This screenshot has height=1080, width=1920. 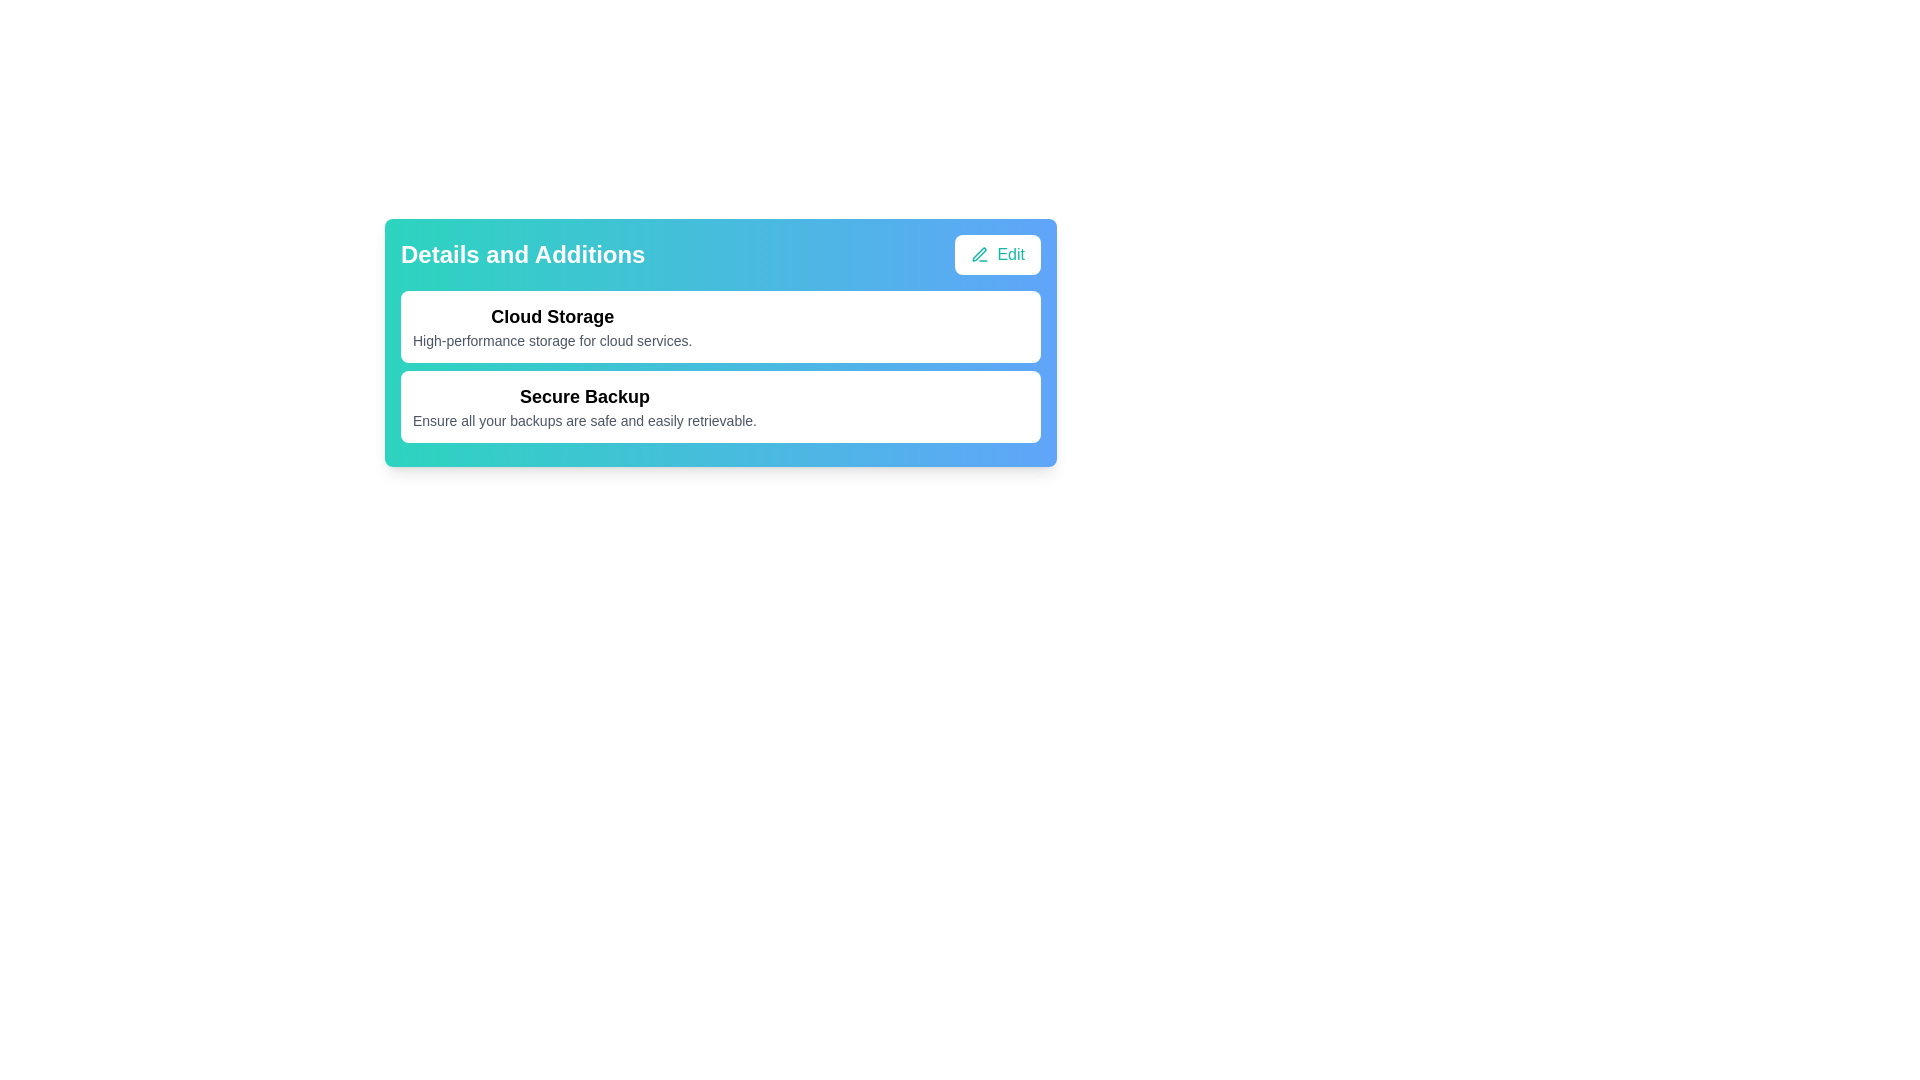 I want to click on informational card titled 'Cloud Storage' which contains details about high-performance storage for cloud services, located within the 'Details and Additions' section, so click(x=720, y=326).